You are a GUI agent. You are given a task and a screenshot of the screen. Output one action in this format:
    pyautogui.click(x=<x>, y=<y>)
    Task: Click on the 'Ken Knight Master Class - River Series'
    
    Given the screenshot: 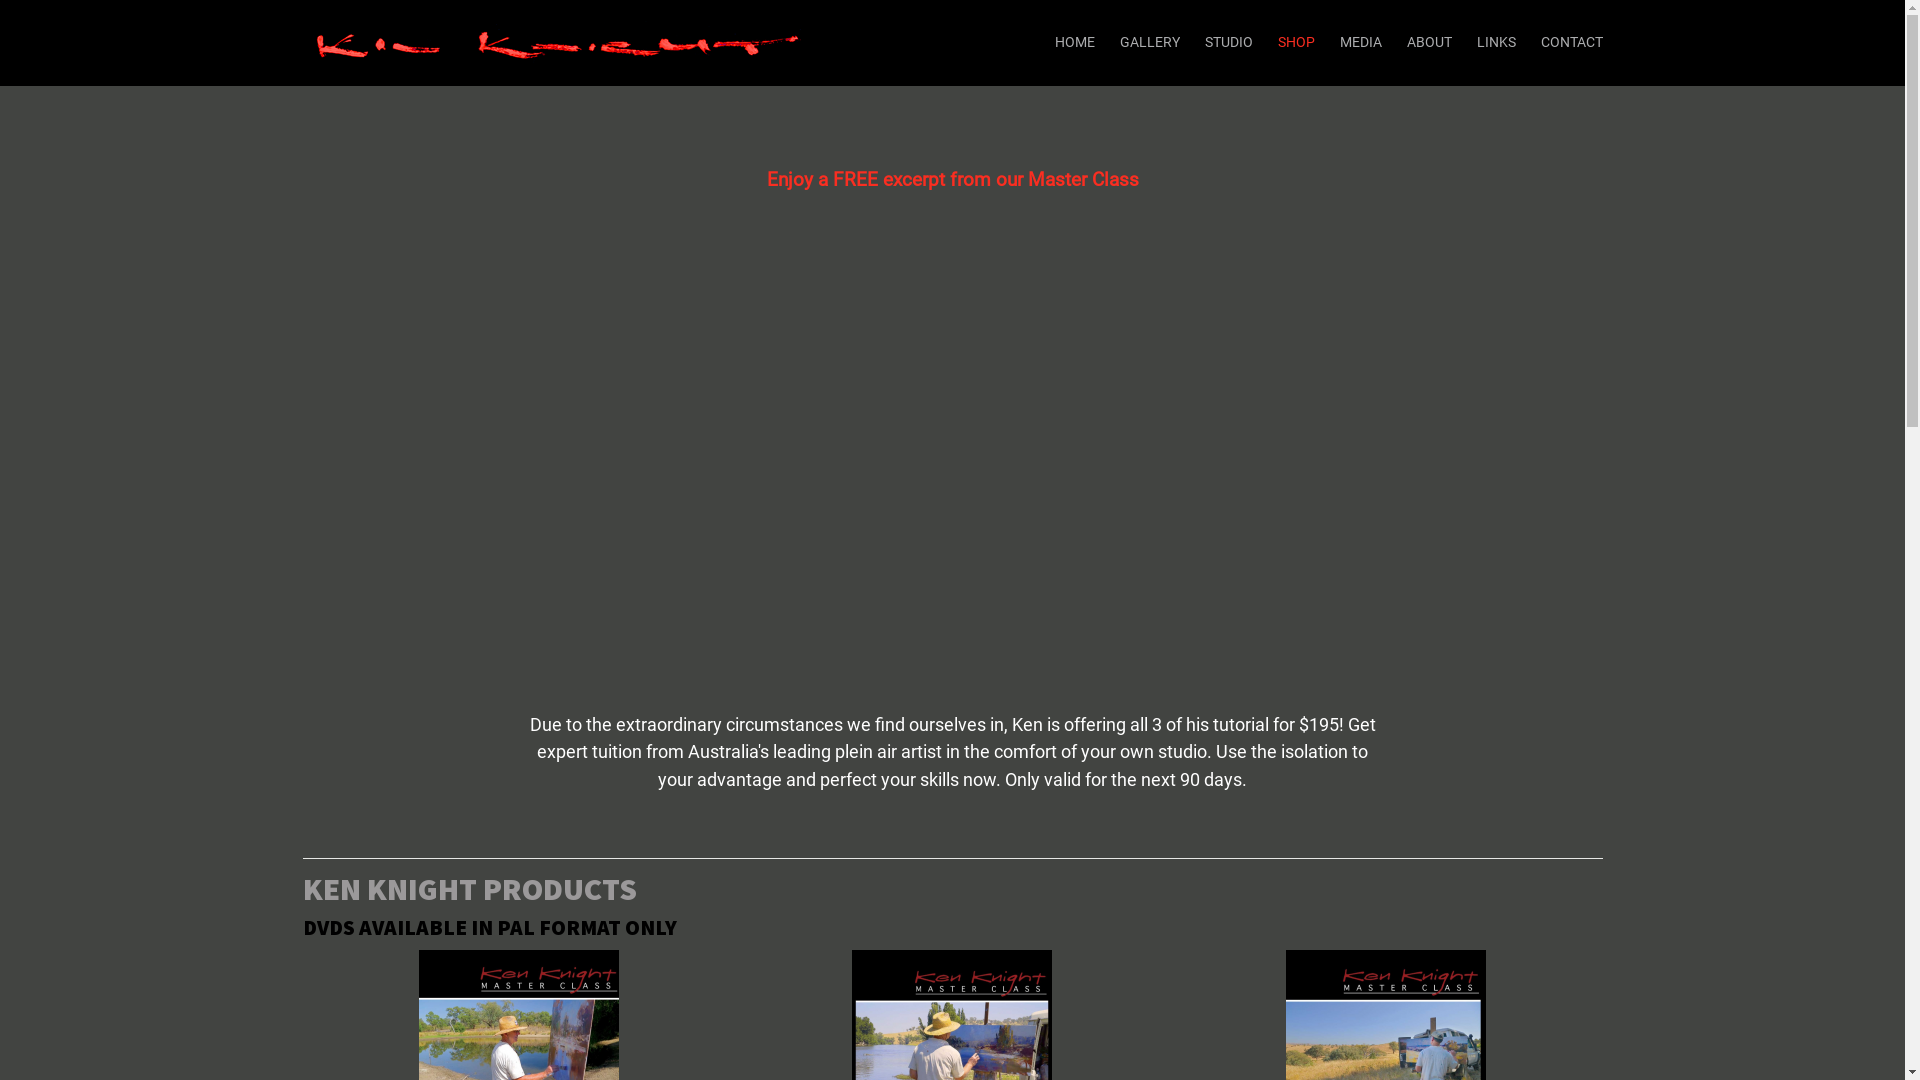 What is the action you would take?
    pyautogui.click(x=950, y=1048)
    